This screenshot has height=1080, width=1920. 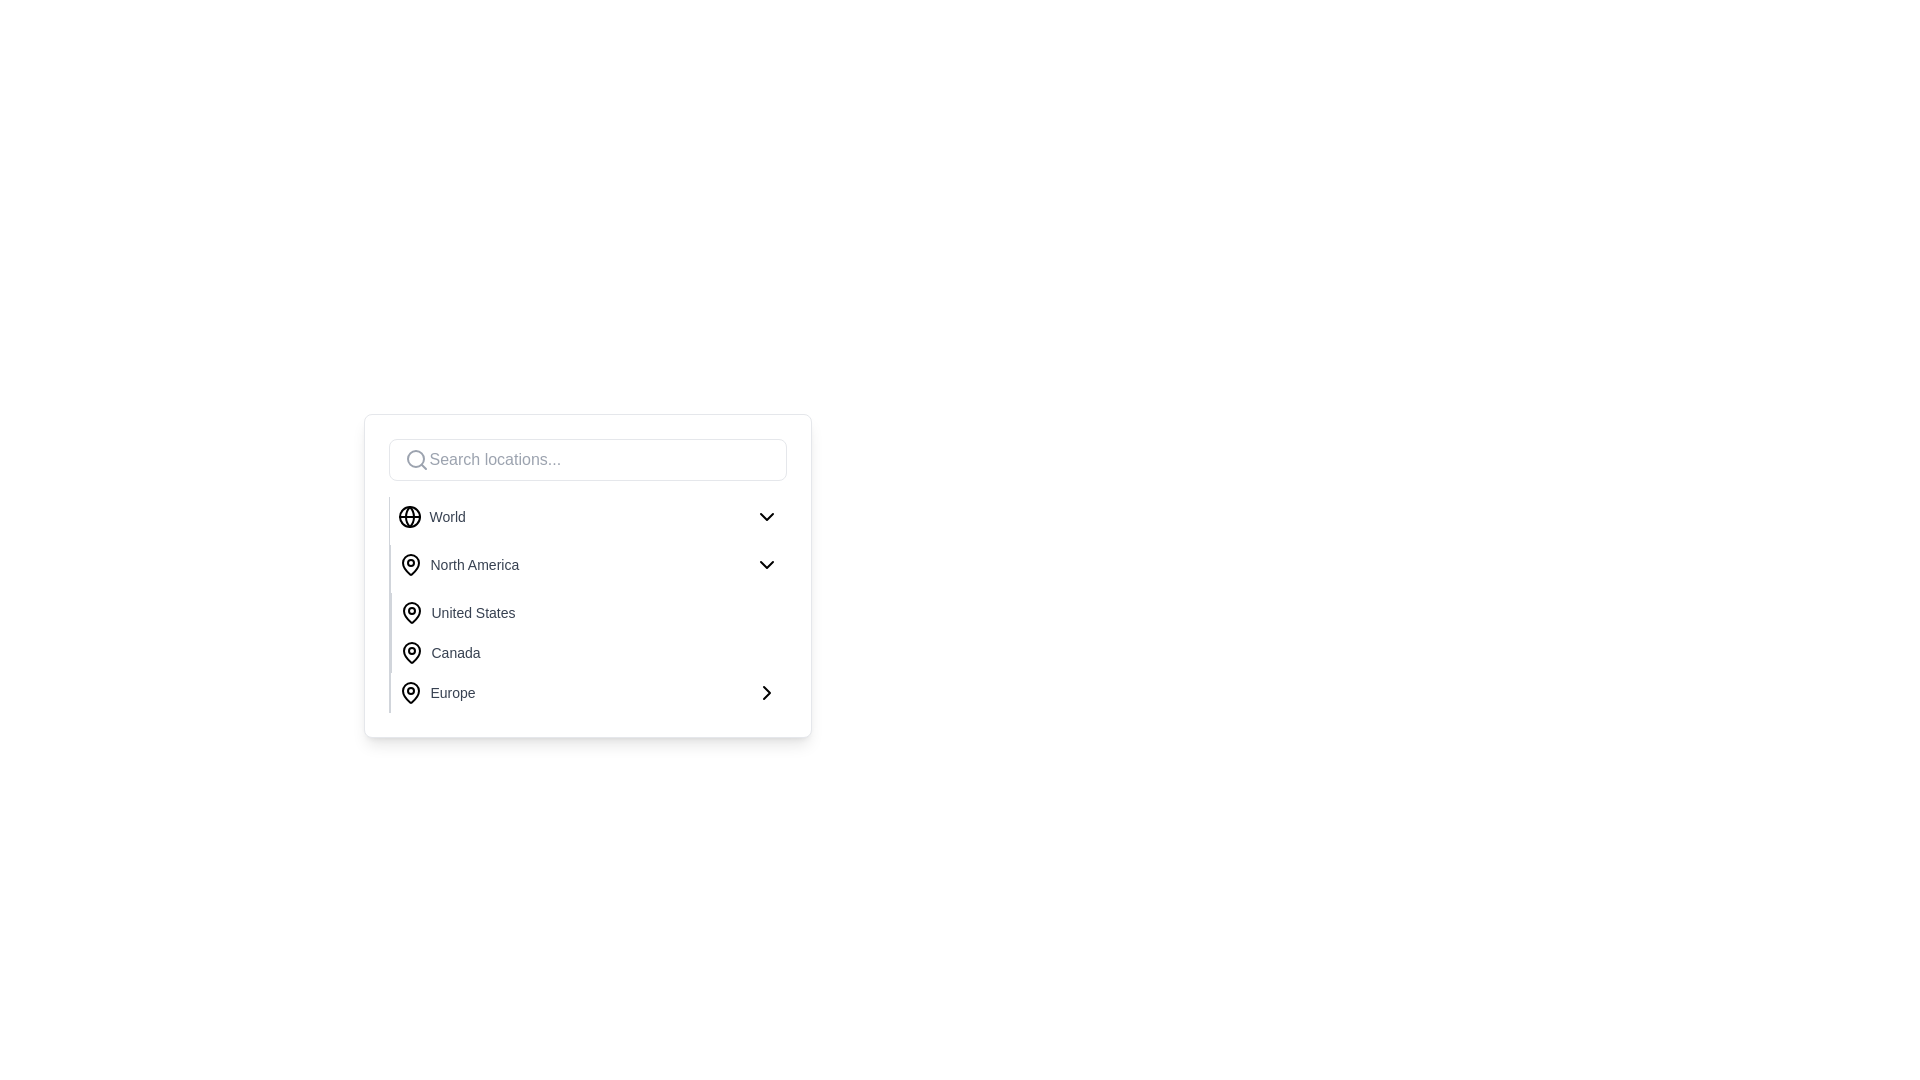 What do you see at coordinates (587, 627) in the screenshot?
I see `the 'United States' option in the geographic choices dropdown menu under the 'World' section` at bounding box center [587, 627].